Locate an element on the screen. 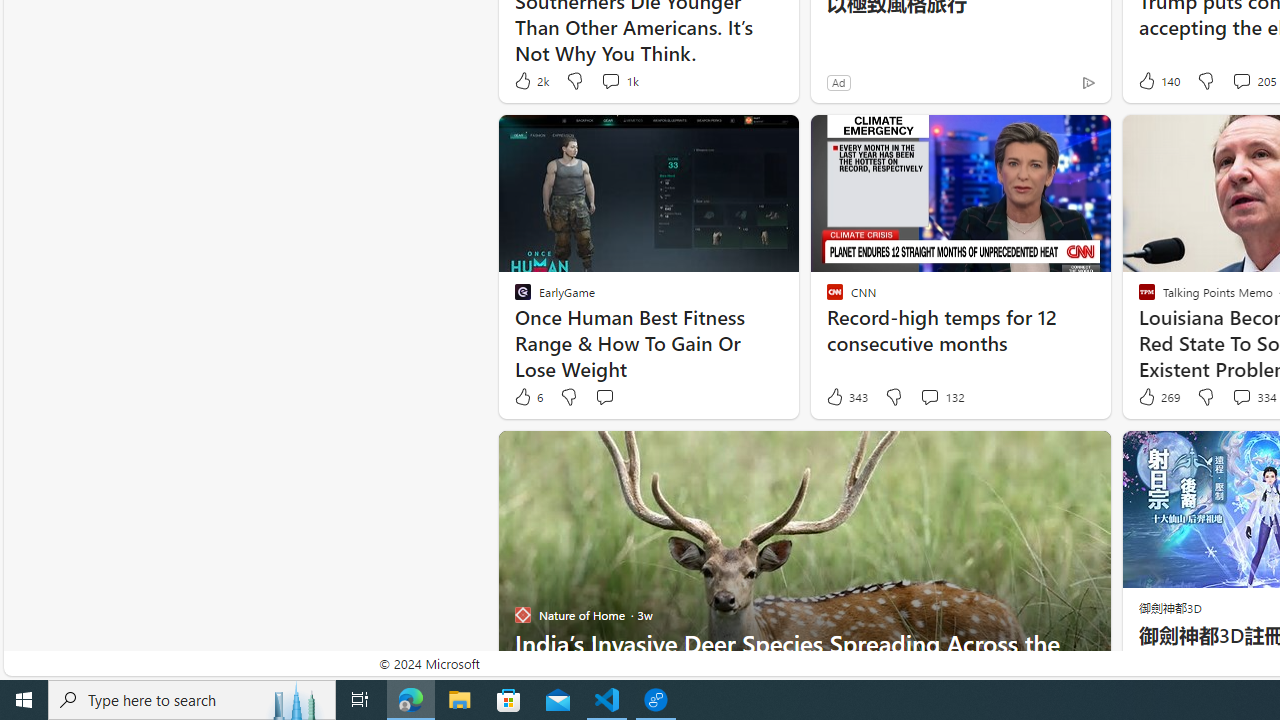 The image size is (1280, 720). '2k Like' is located at coordinates (530, 80).